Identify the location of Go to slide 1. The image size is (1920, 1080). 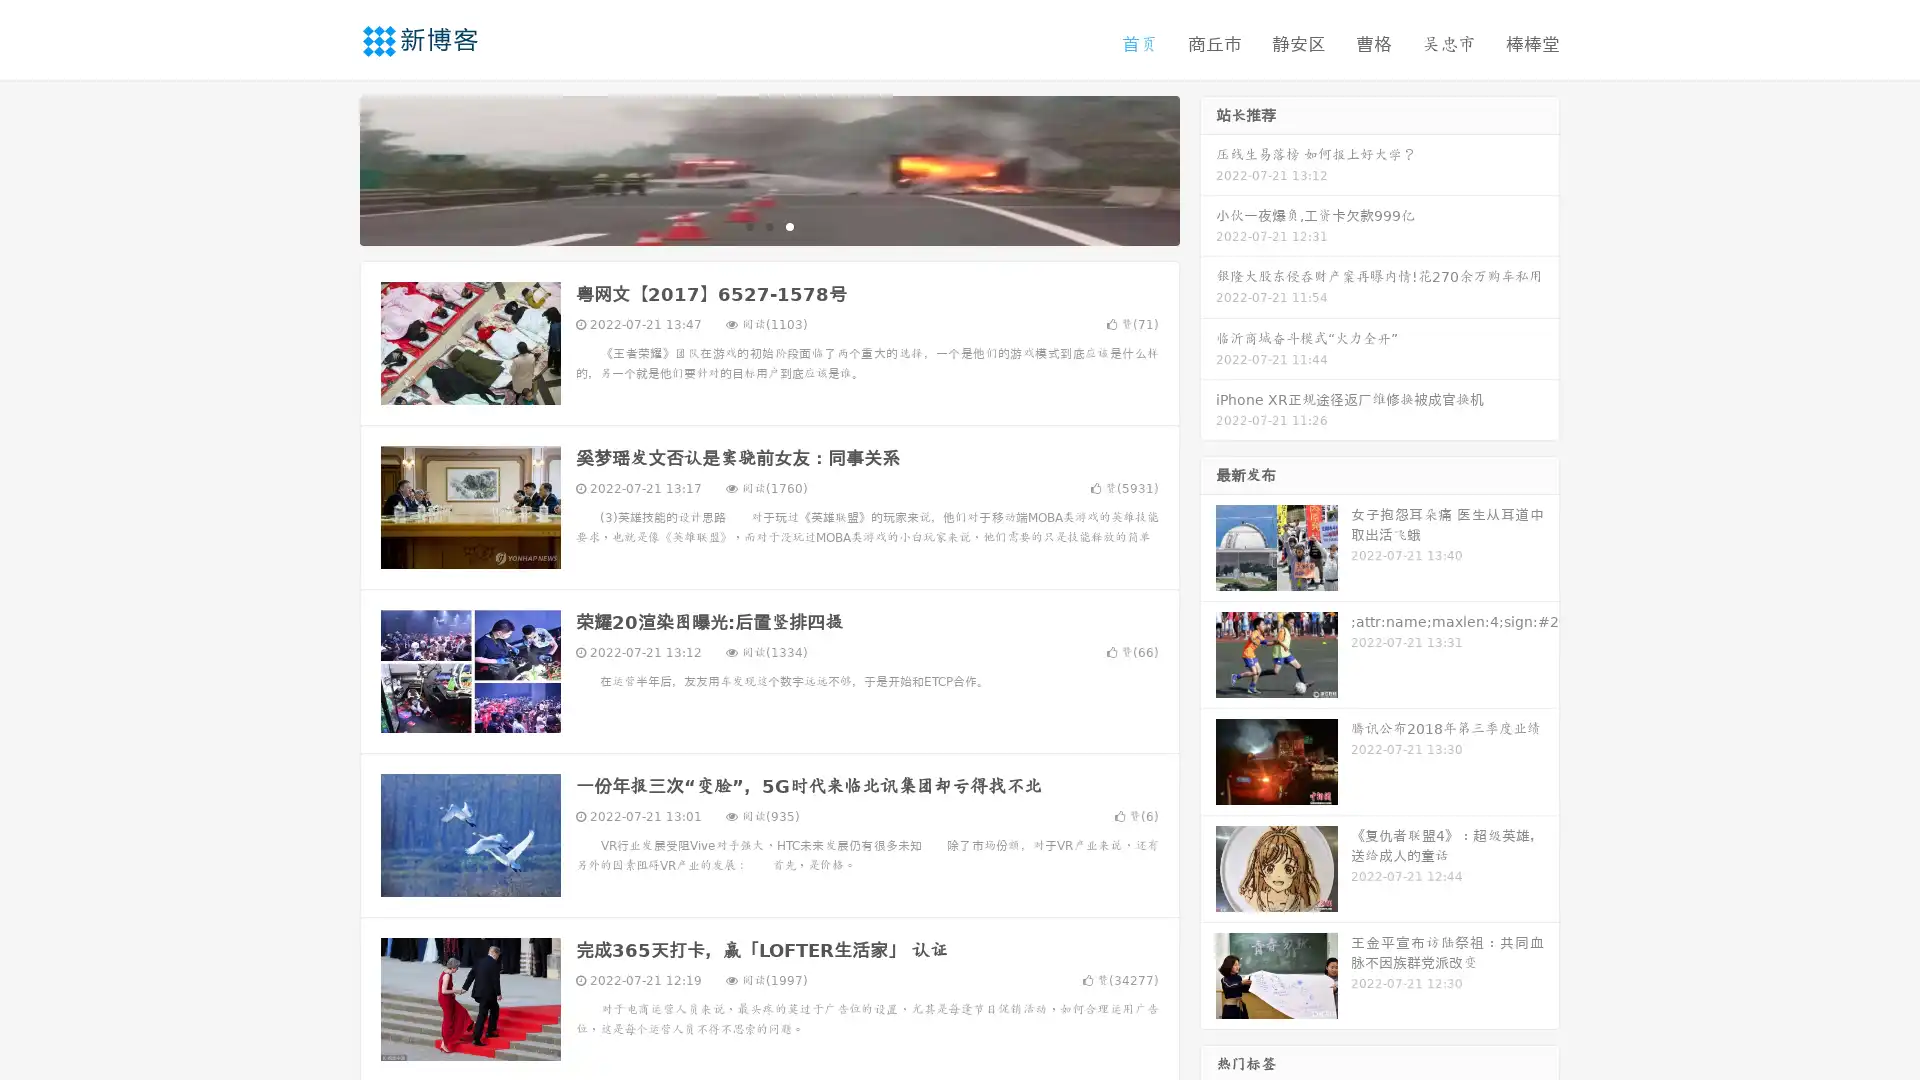
(748, 225).